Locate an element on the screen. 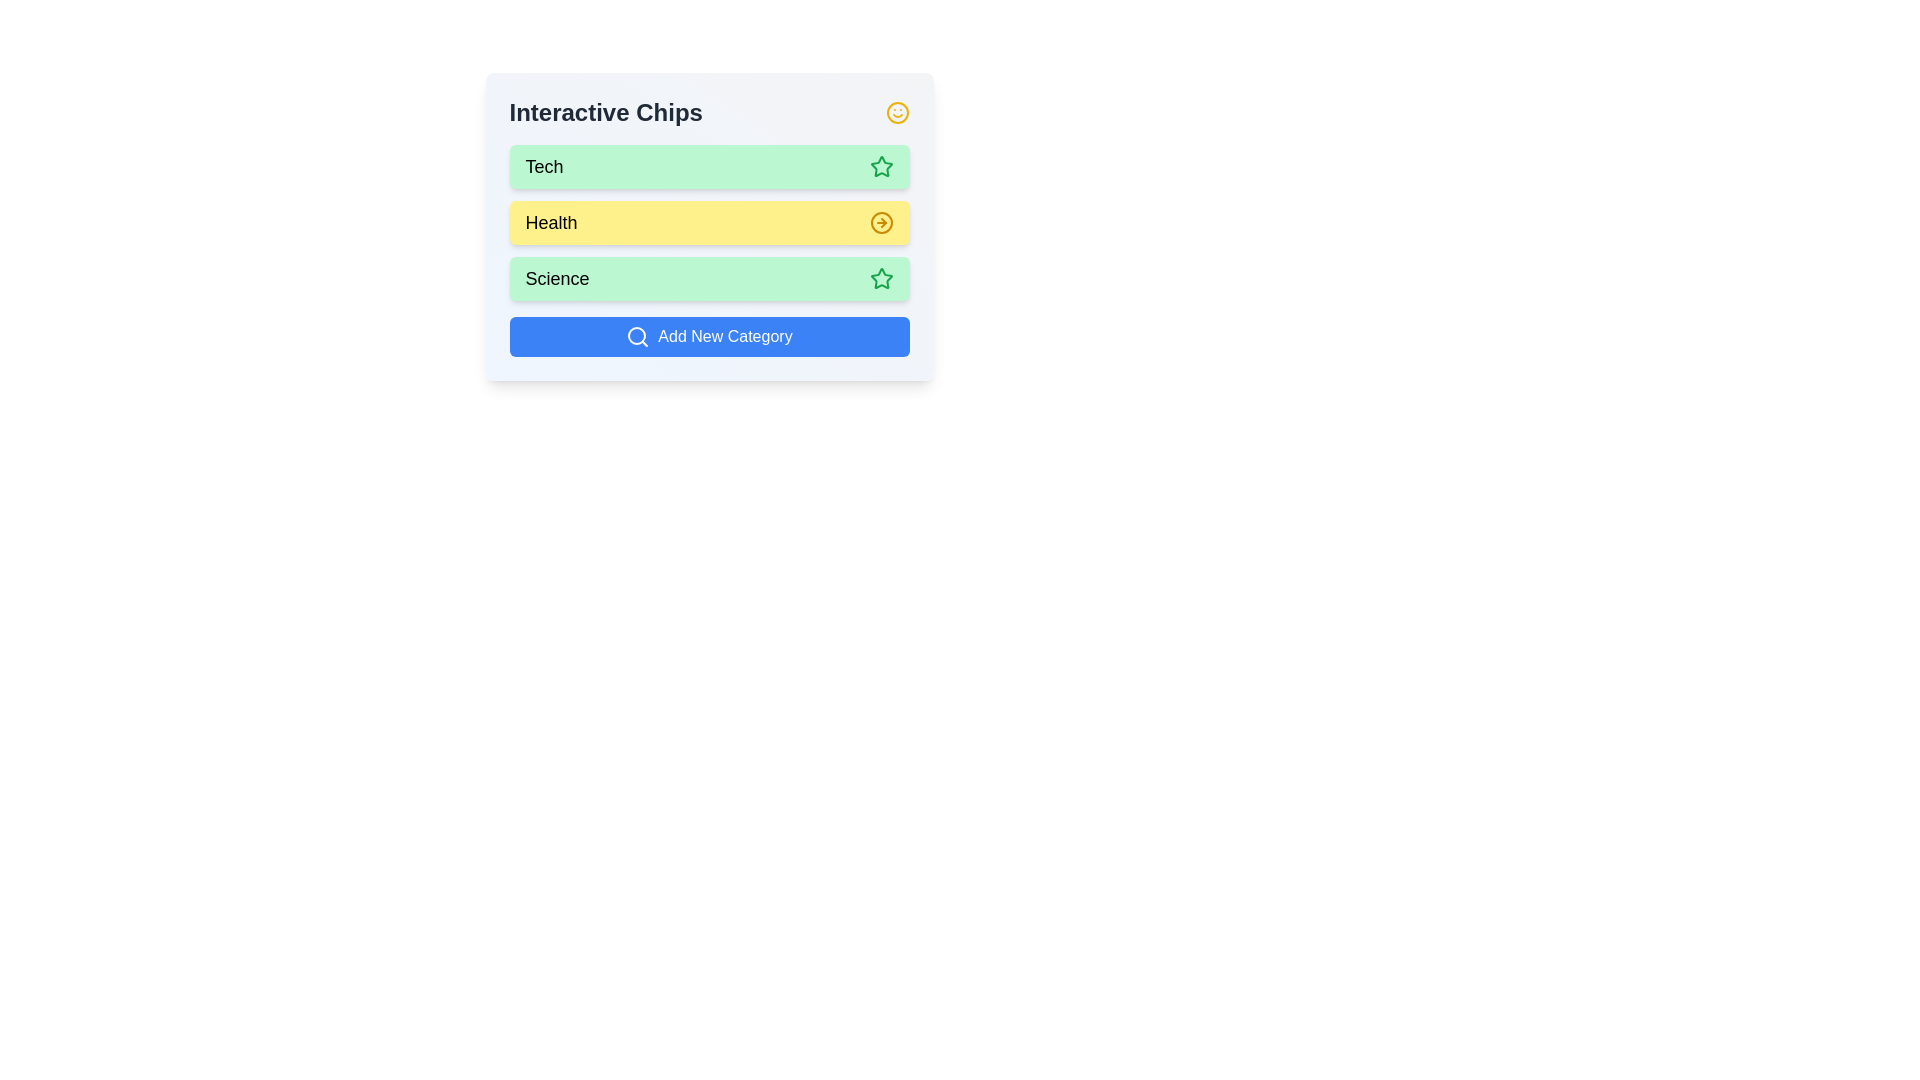 Image resolution: width=1920 pixels, height=1080 pixels. the 'Add New Category' button to add a new category is located at coordinates (709, 335).